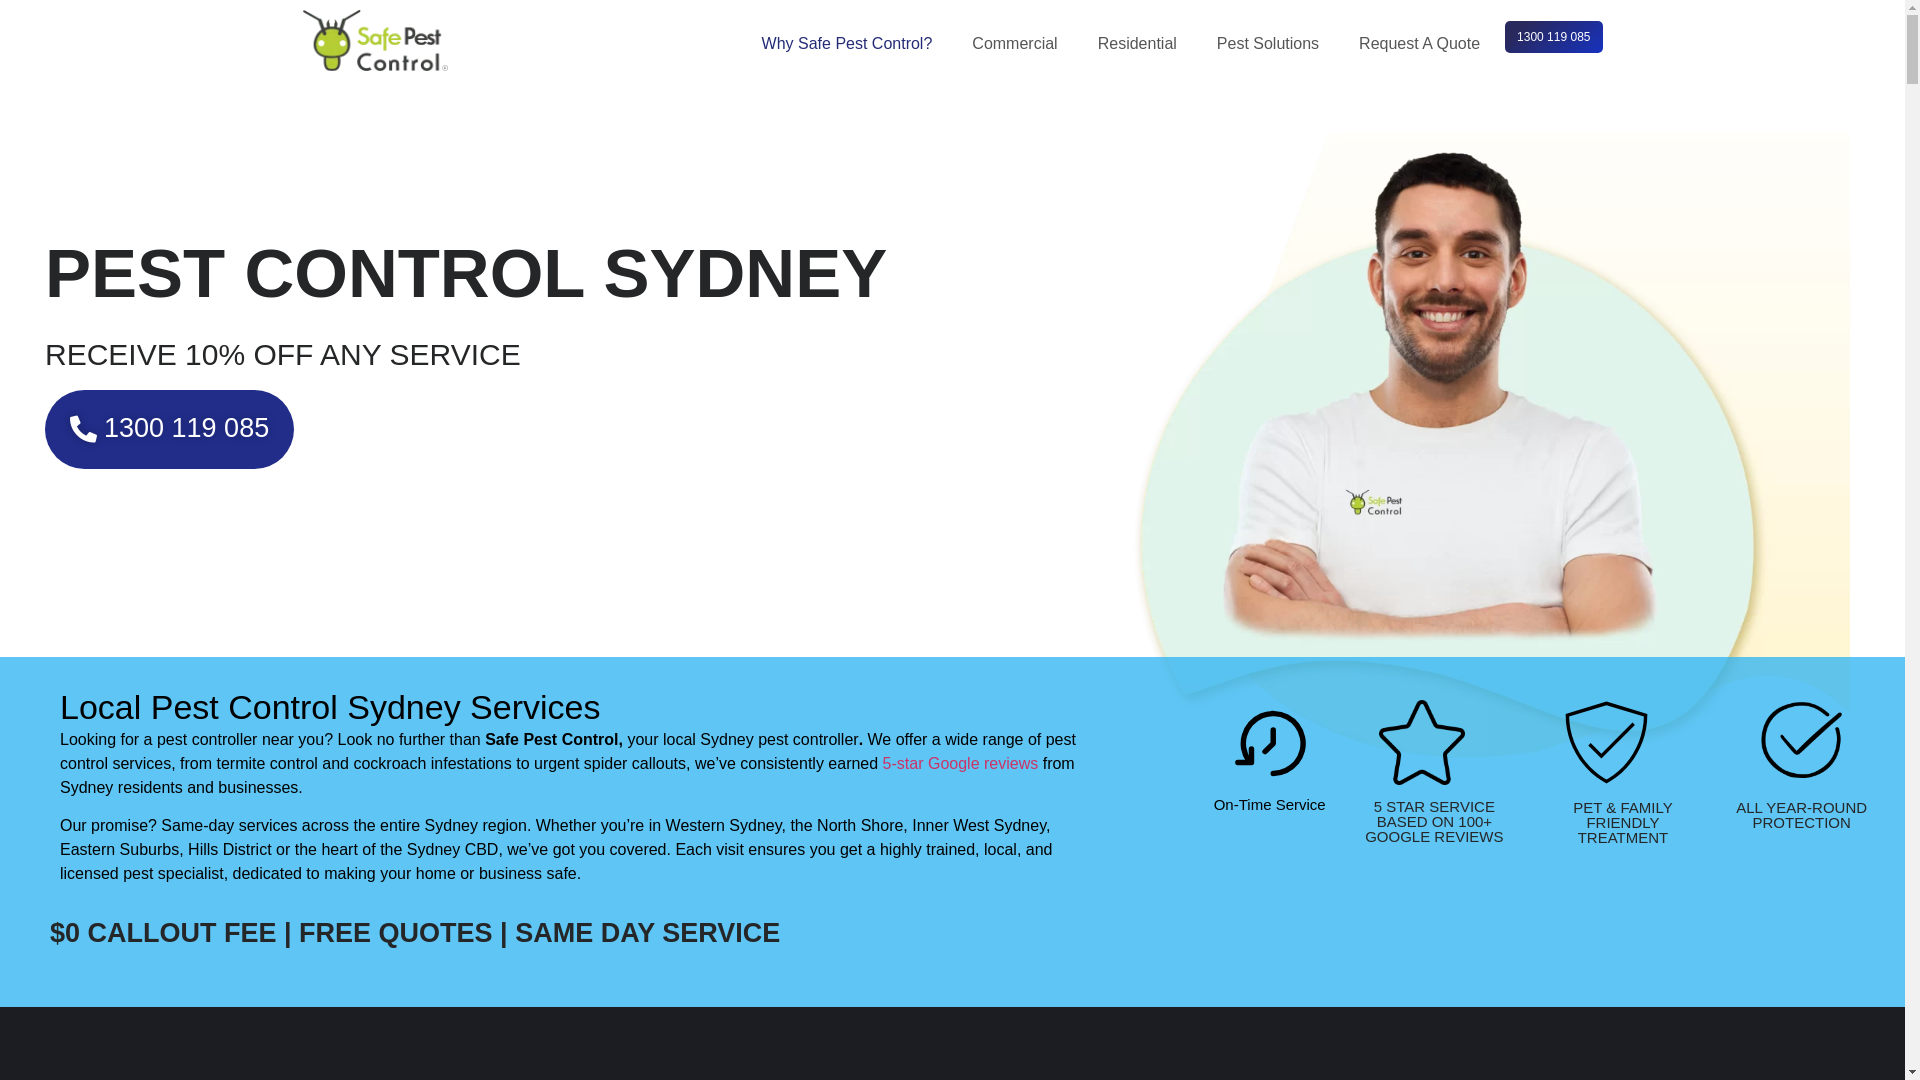 This screenshot has width=1920, height=1080. Describe the element at coordinates (1142, 43) in the screenshot. I see `'Residential'` at that location.